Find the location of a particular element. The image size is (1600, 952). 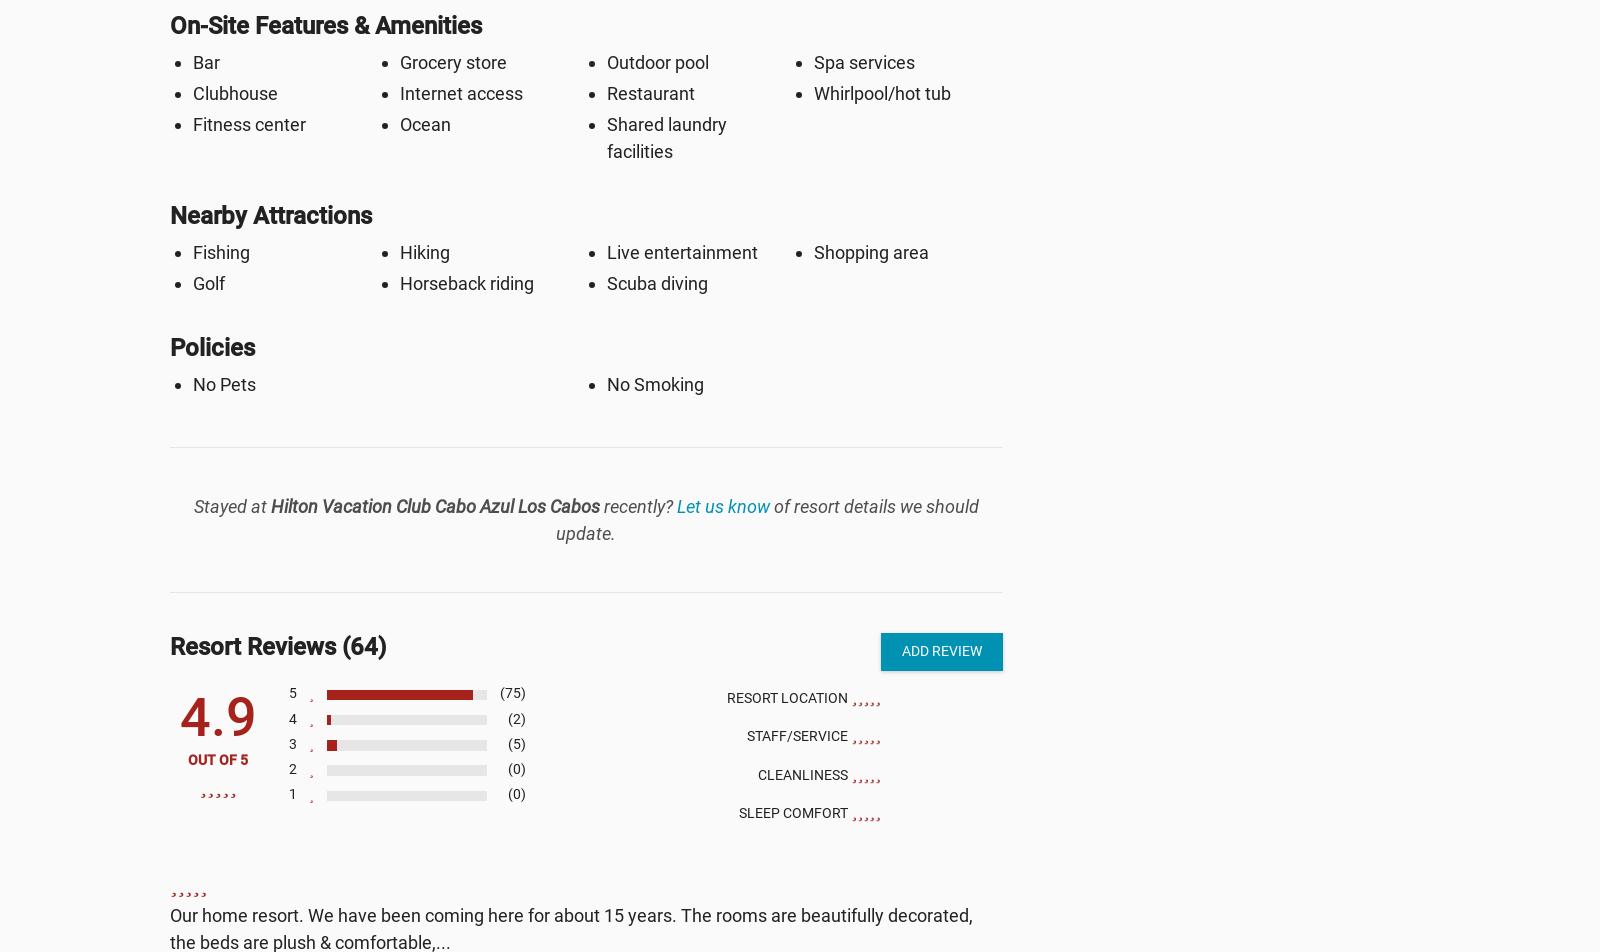

'(75)' is located at coordinates (511, 693).